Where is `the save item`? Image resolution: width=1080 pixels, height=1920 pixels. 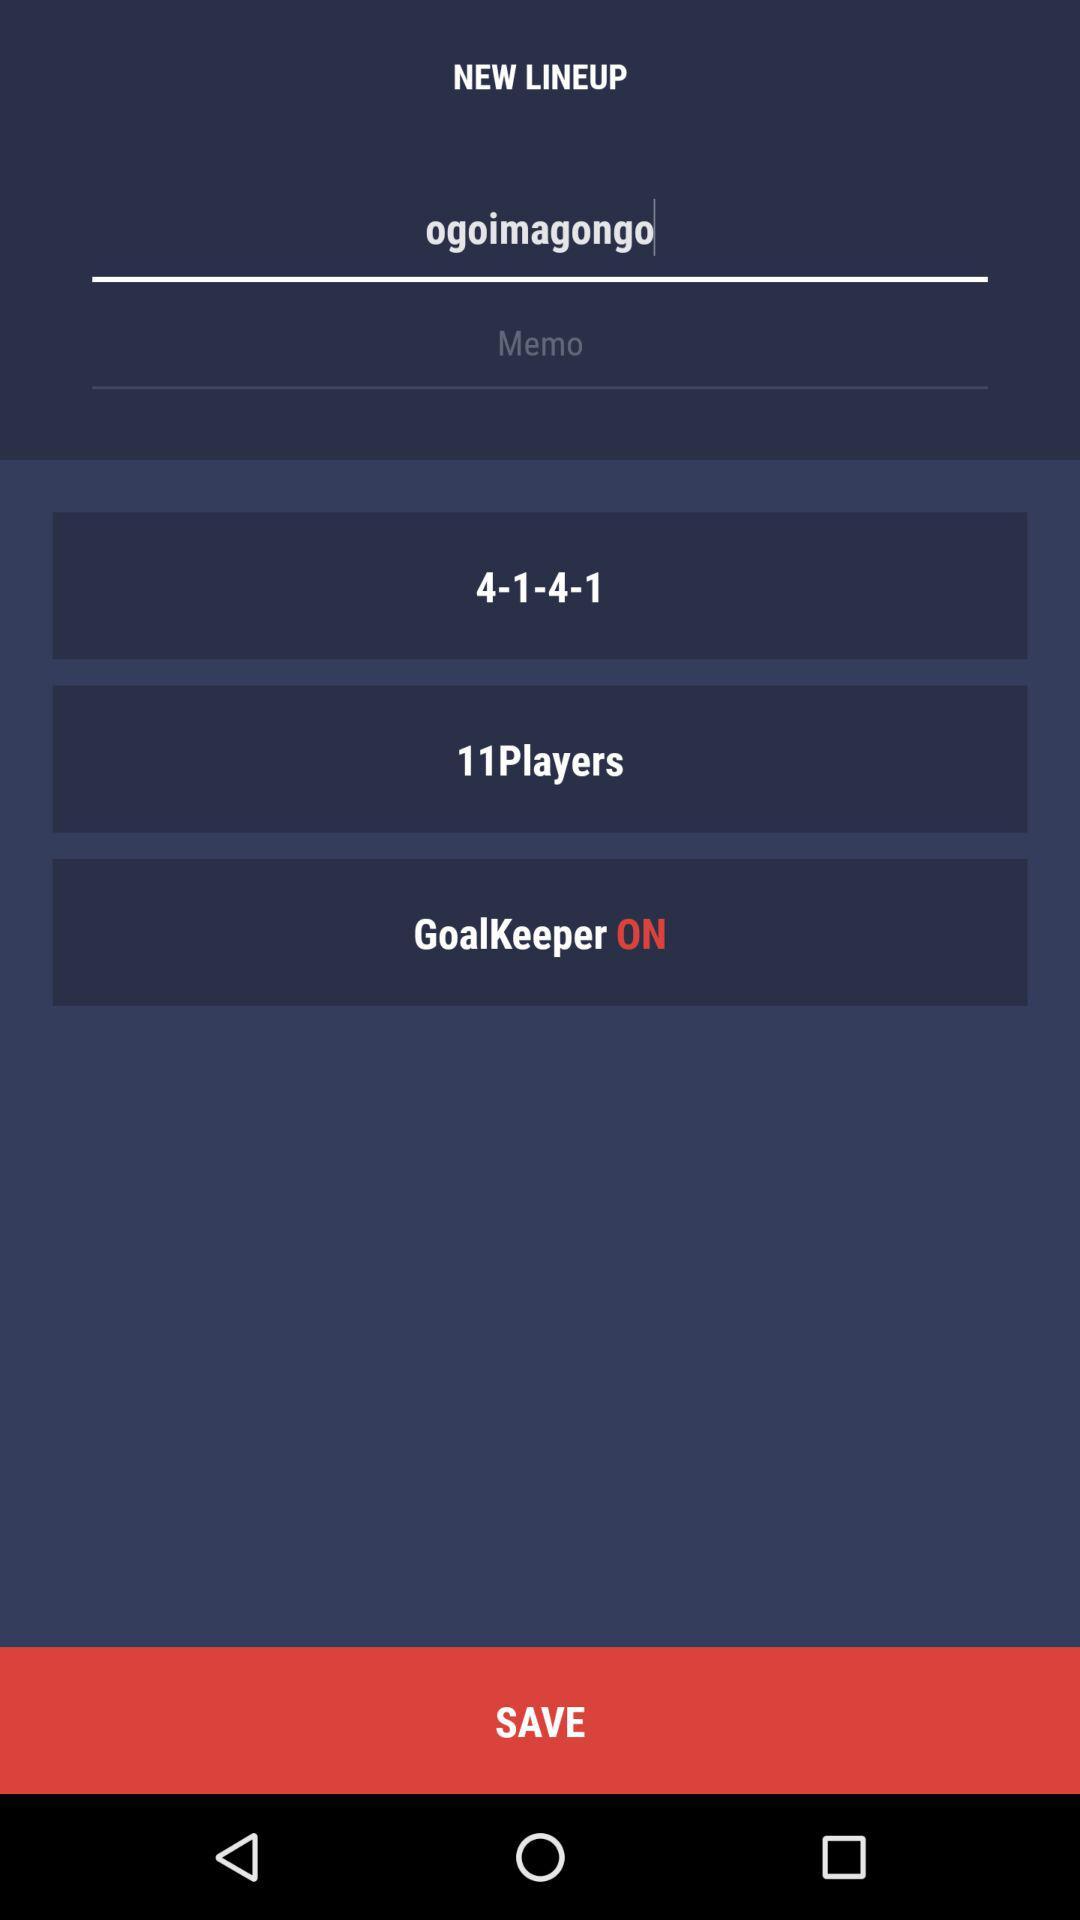 the save item is located at coordinates (540, 1719).